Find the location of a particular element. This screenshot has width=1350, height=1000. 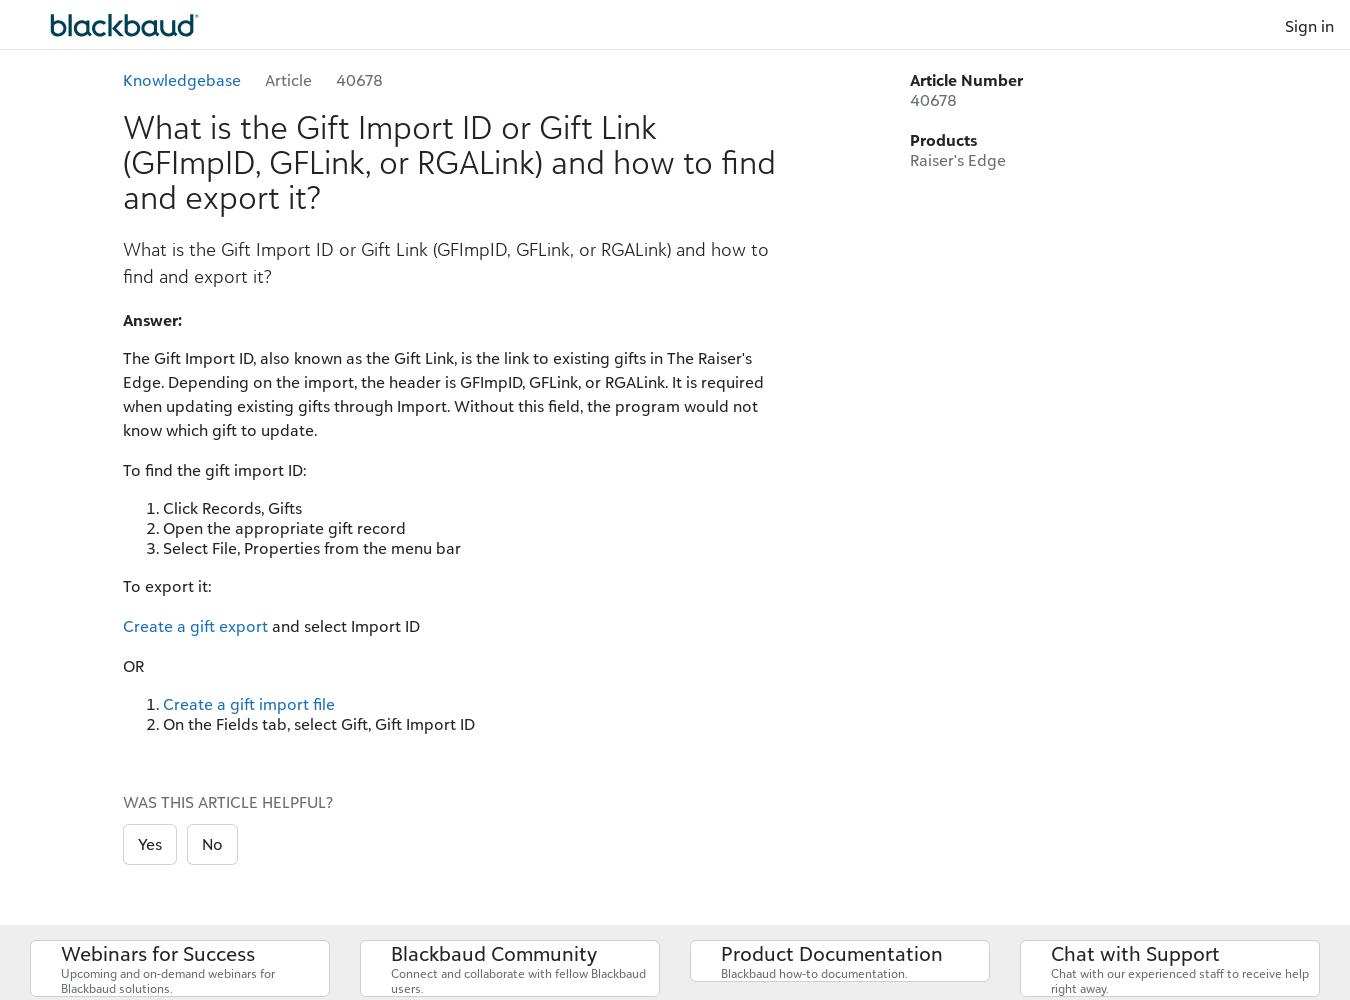

'Yes' is located at coordinates (149, 843).